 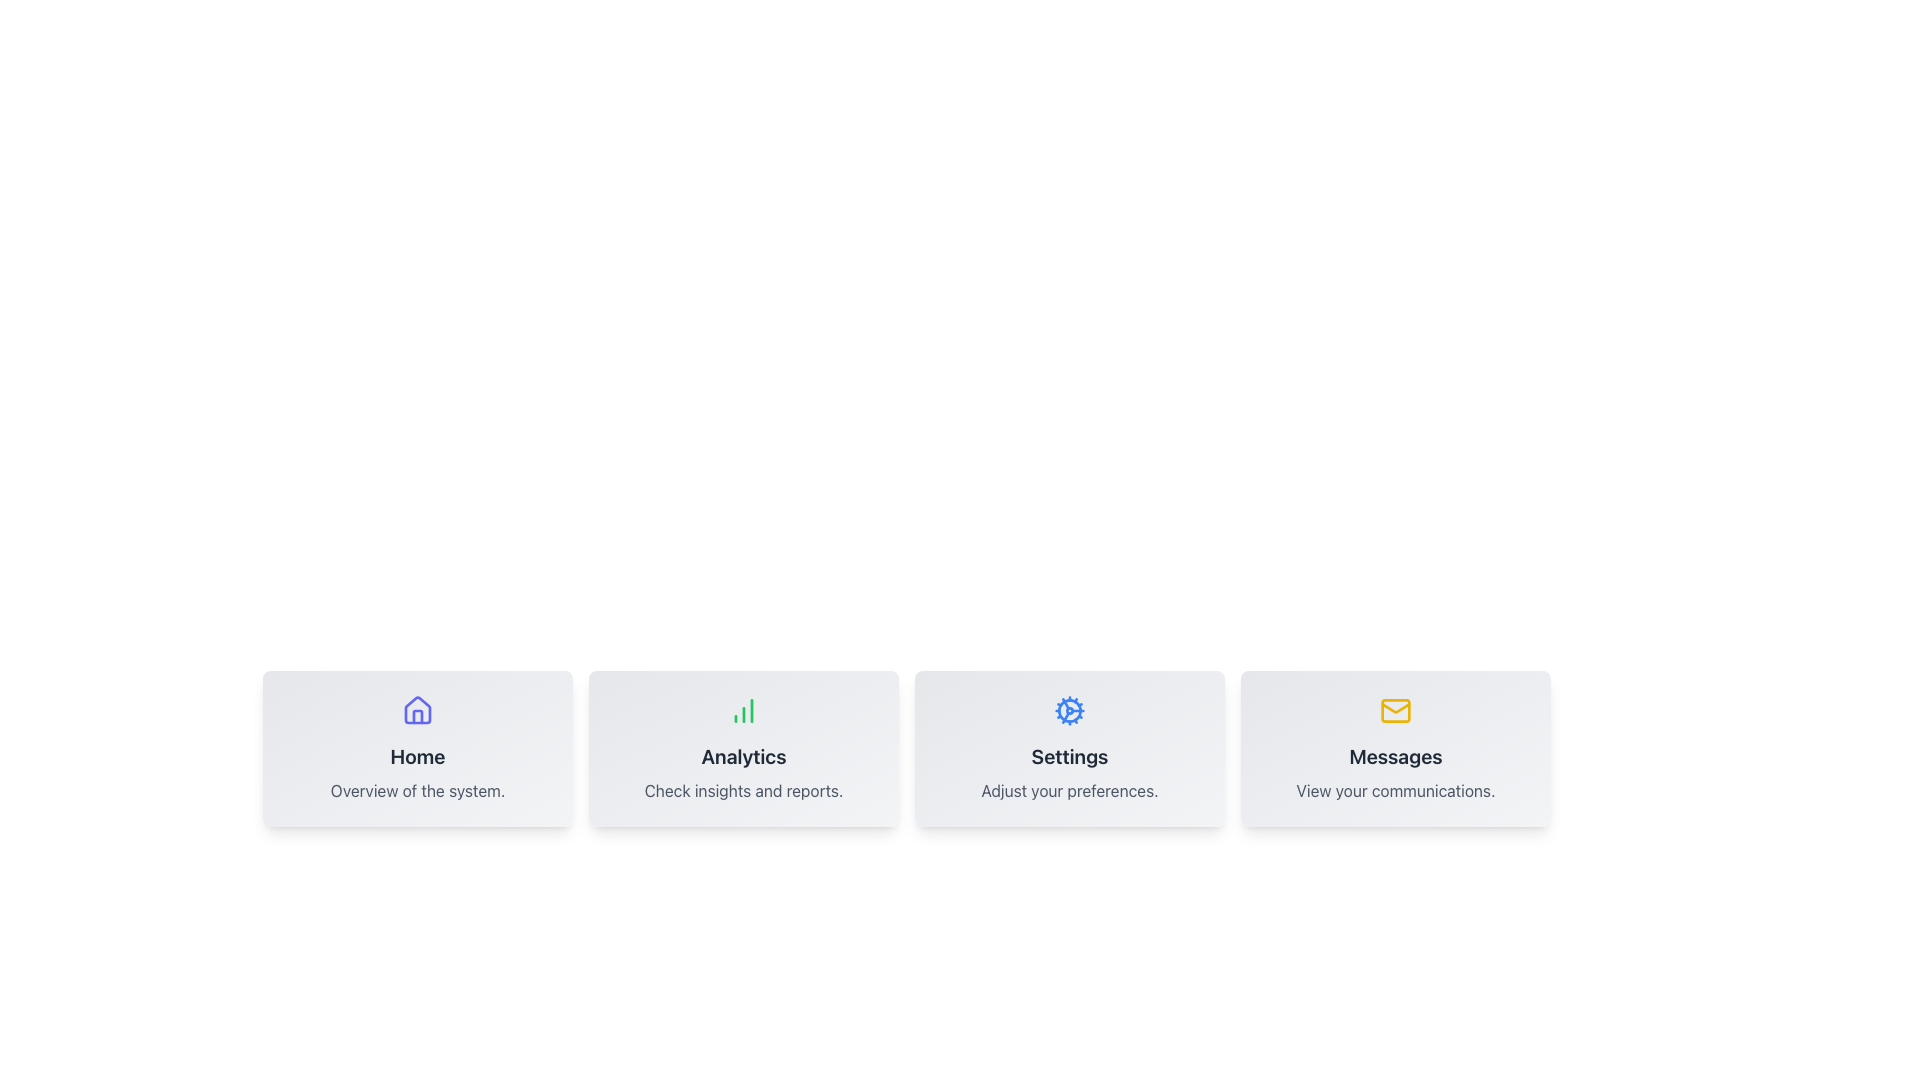 What do you see at coordinates (416, 789) in the screenshot?
I see `the text label located at the bottom of the 'Home' card, directly under the 'Home' title` at bounding box center [416, 789].